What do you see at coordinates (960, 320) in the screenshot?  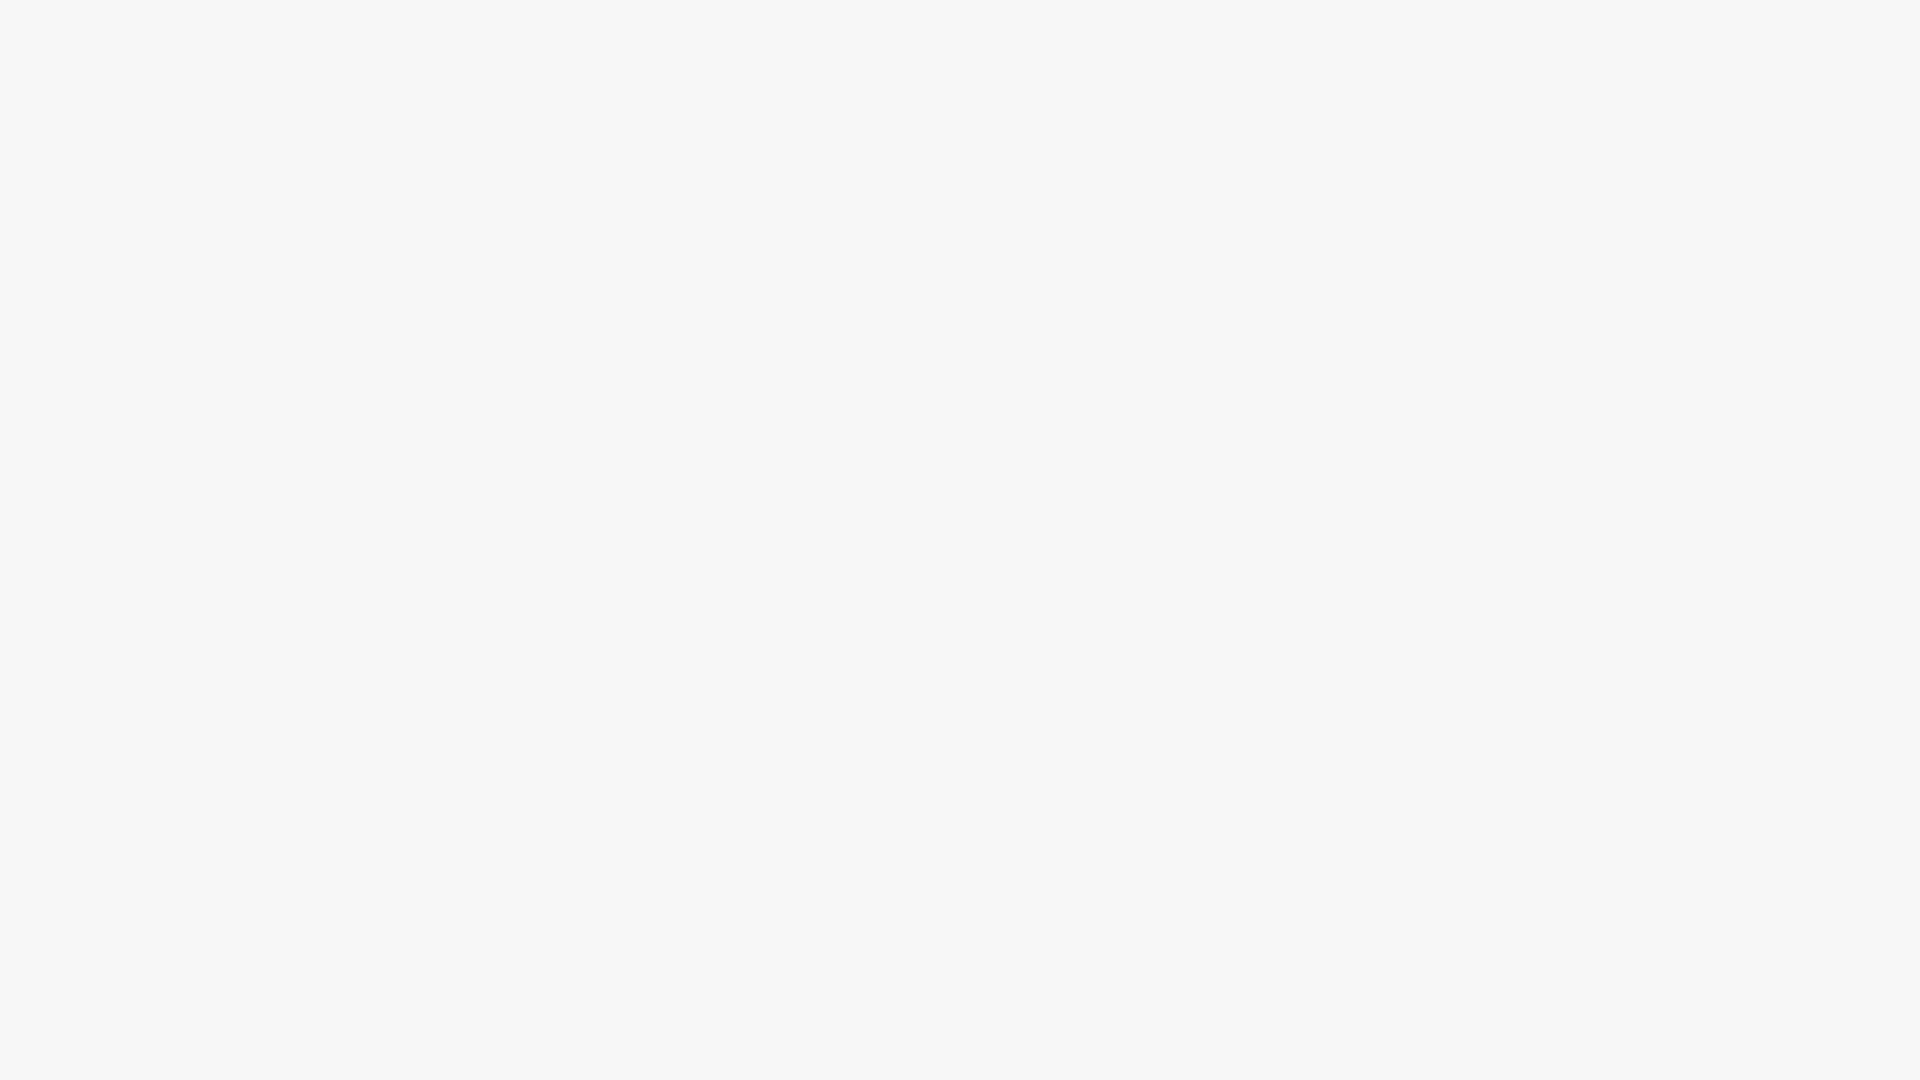 I see `Log In` at bounding box center [960, 320].